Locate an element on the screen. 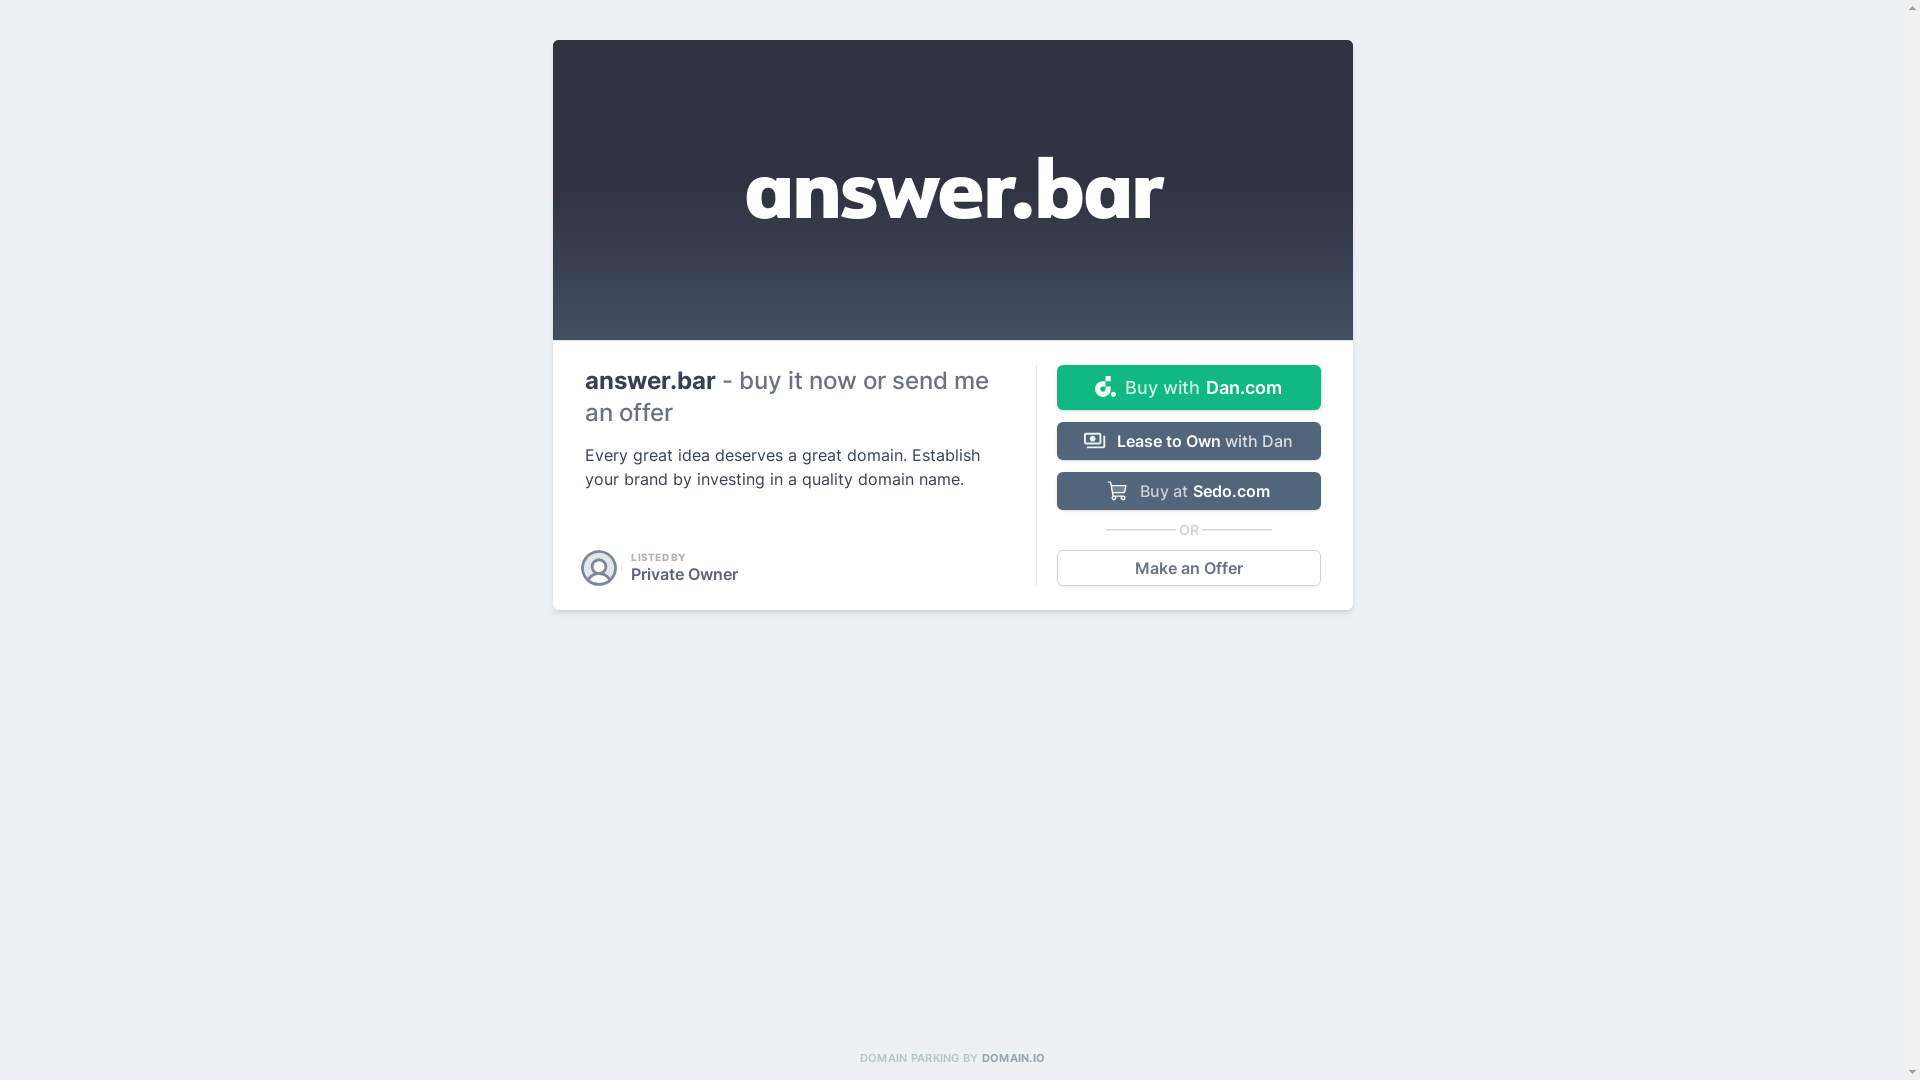 This screenshot has width=1920, height=1080. 'Make an Offer' is located at coordinates (1188, 567).